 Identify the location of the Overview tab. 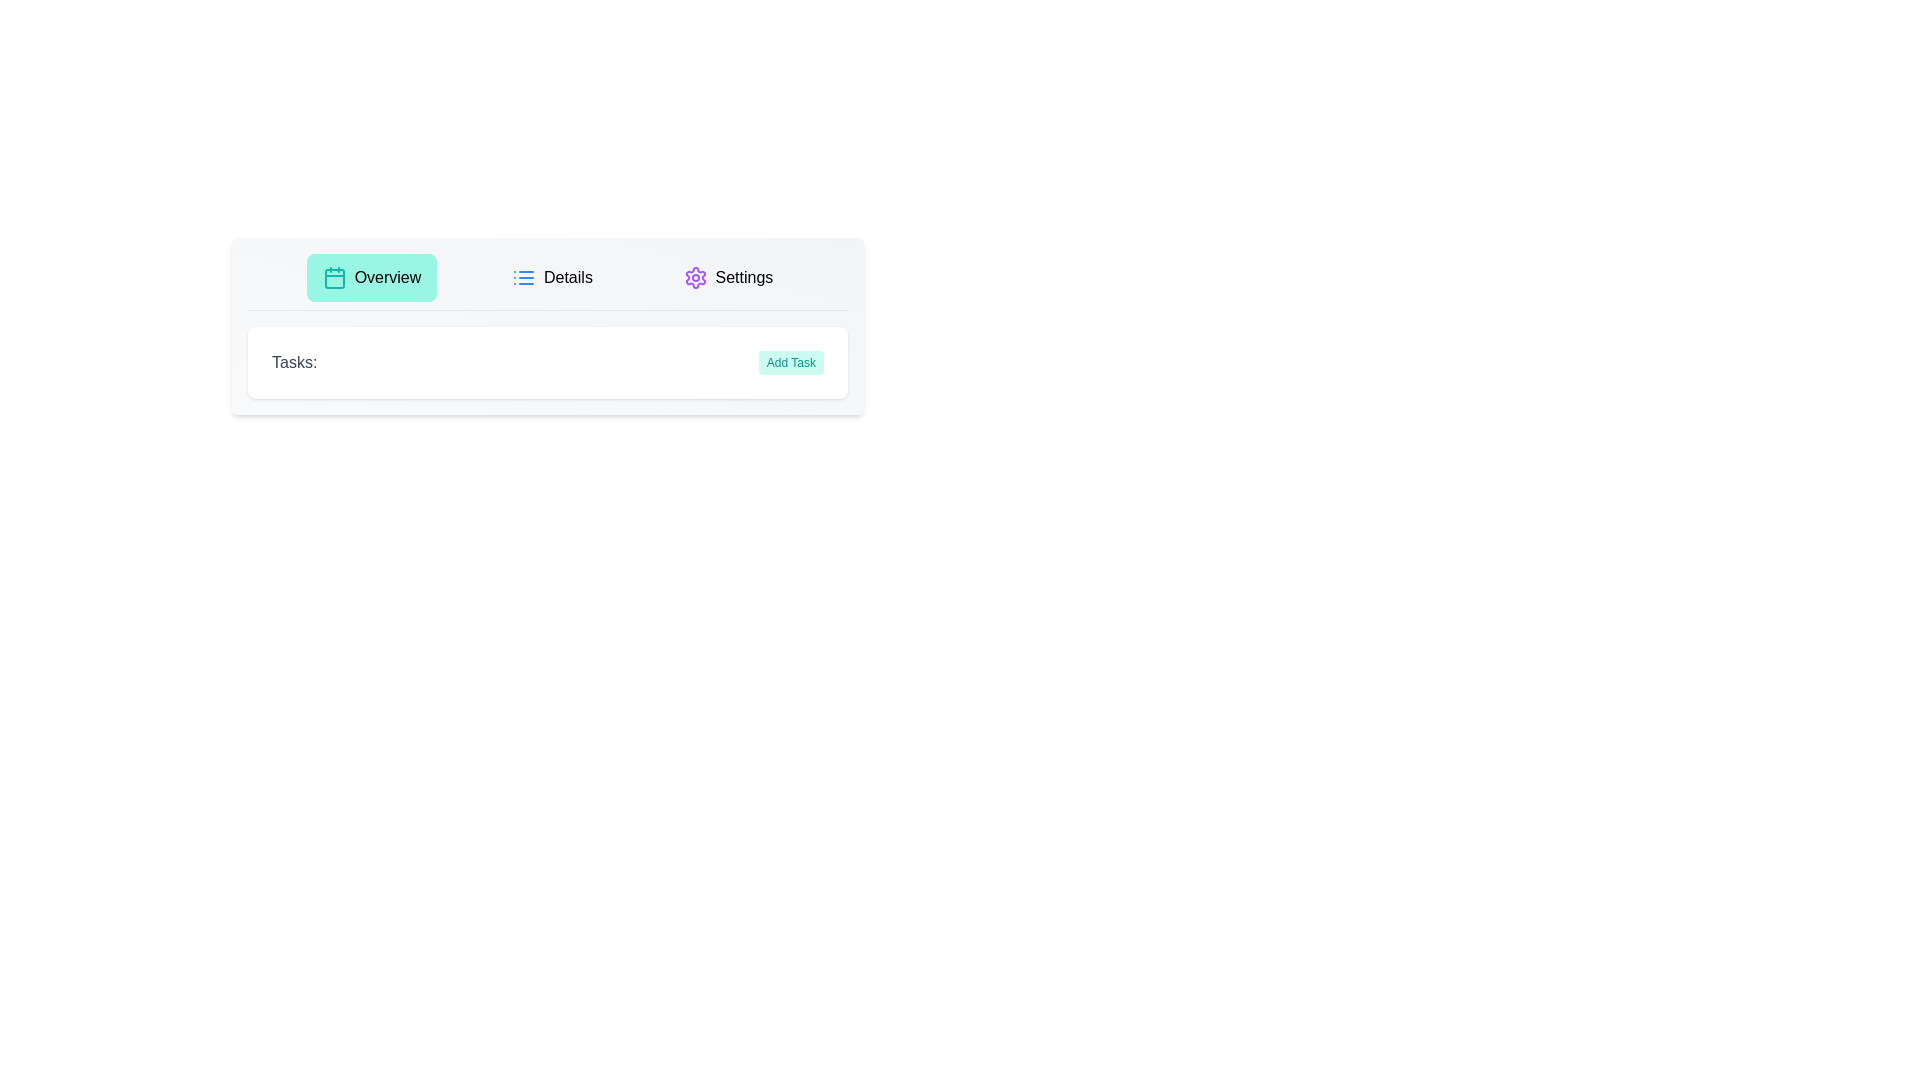
(371, 277).